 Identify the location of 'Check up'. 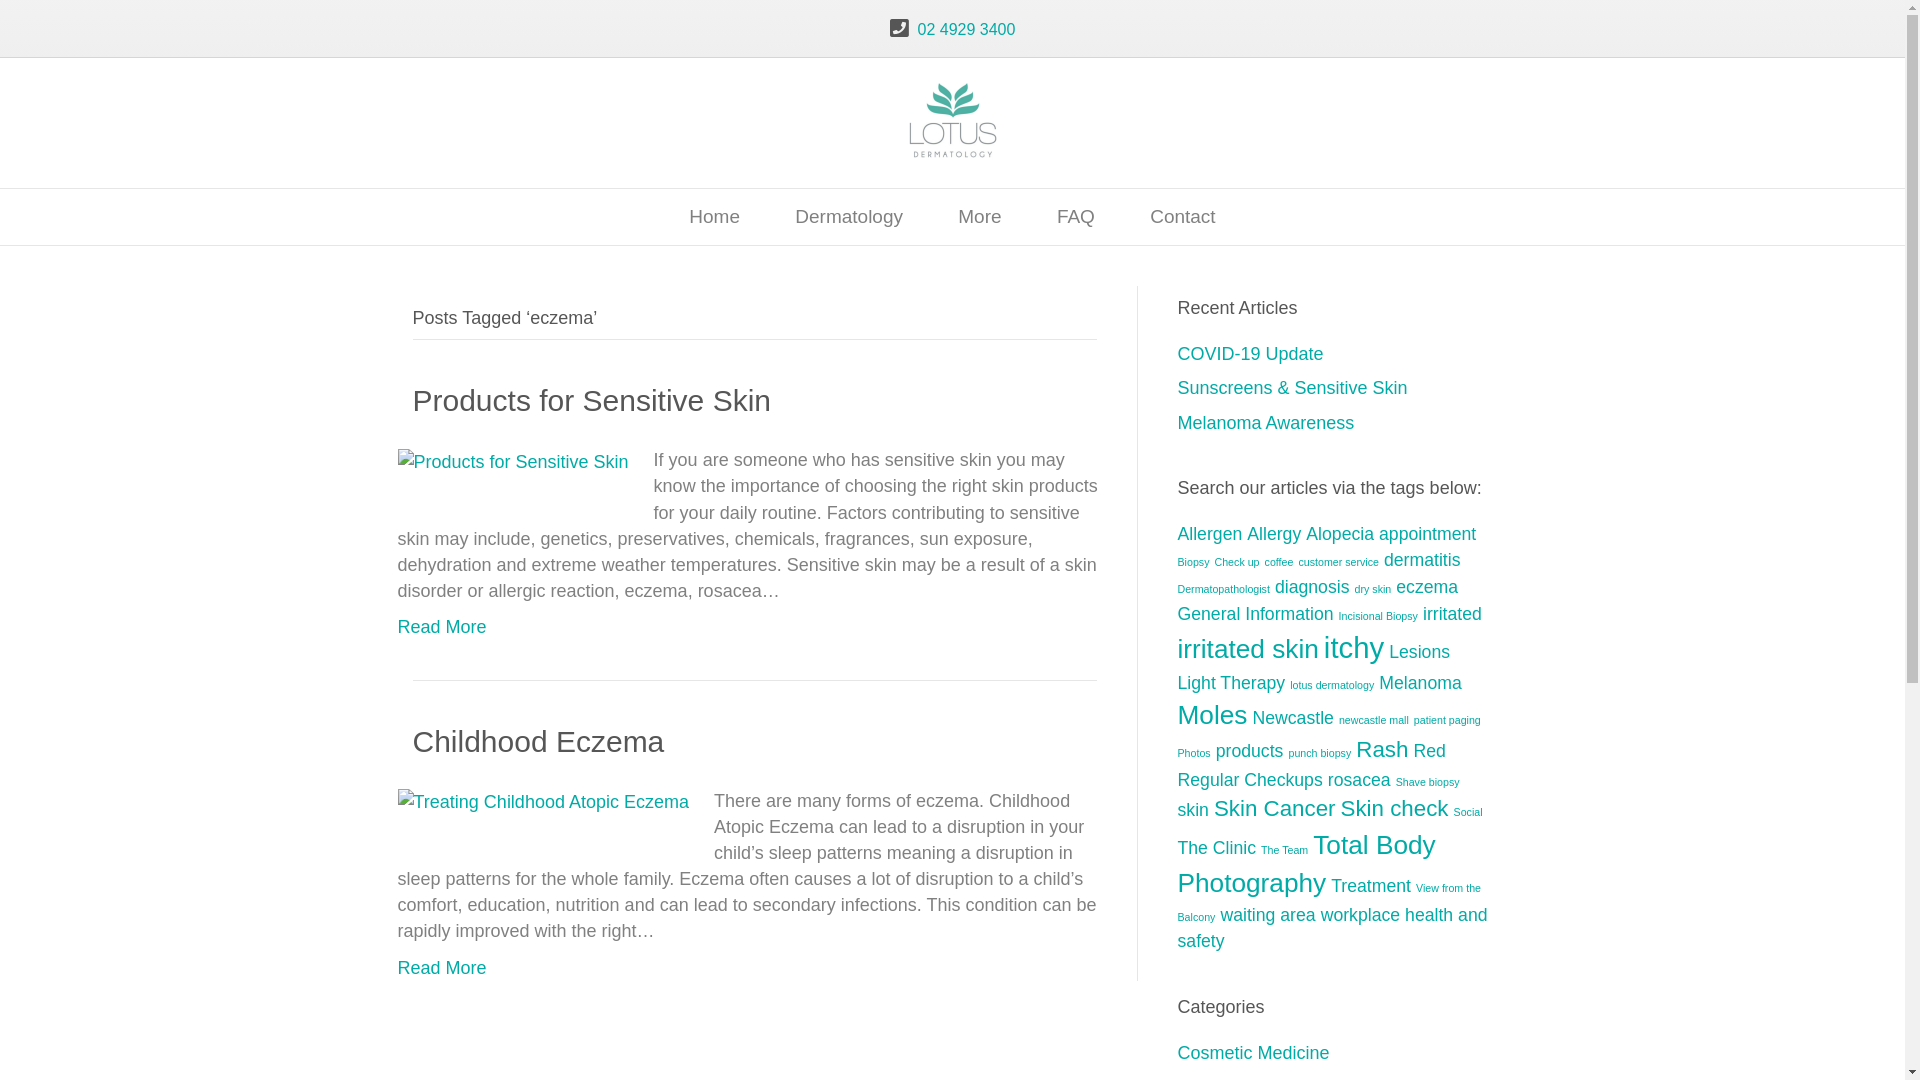
(1235, 562).